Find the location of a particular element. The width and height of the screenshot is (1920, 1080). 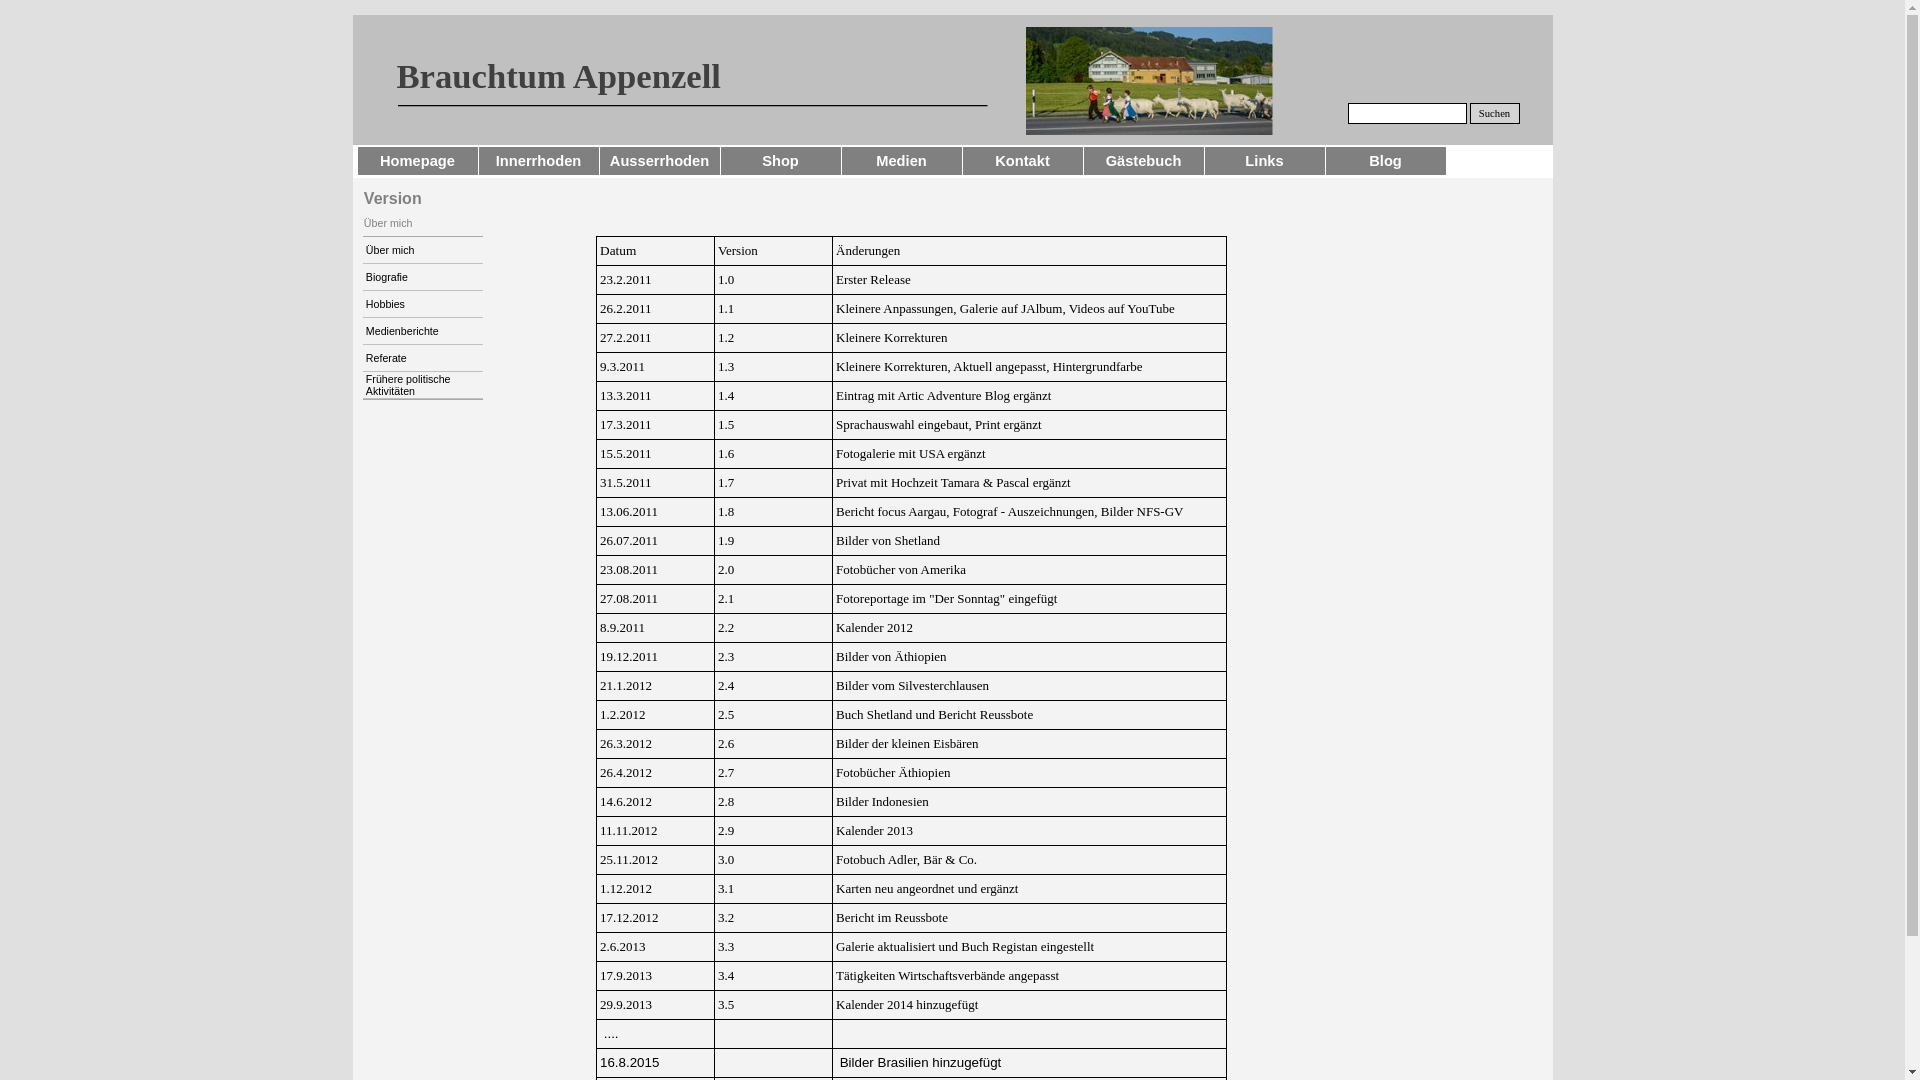

'Ausserrhoden' is located at coordinates (660, 160).